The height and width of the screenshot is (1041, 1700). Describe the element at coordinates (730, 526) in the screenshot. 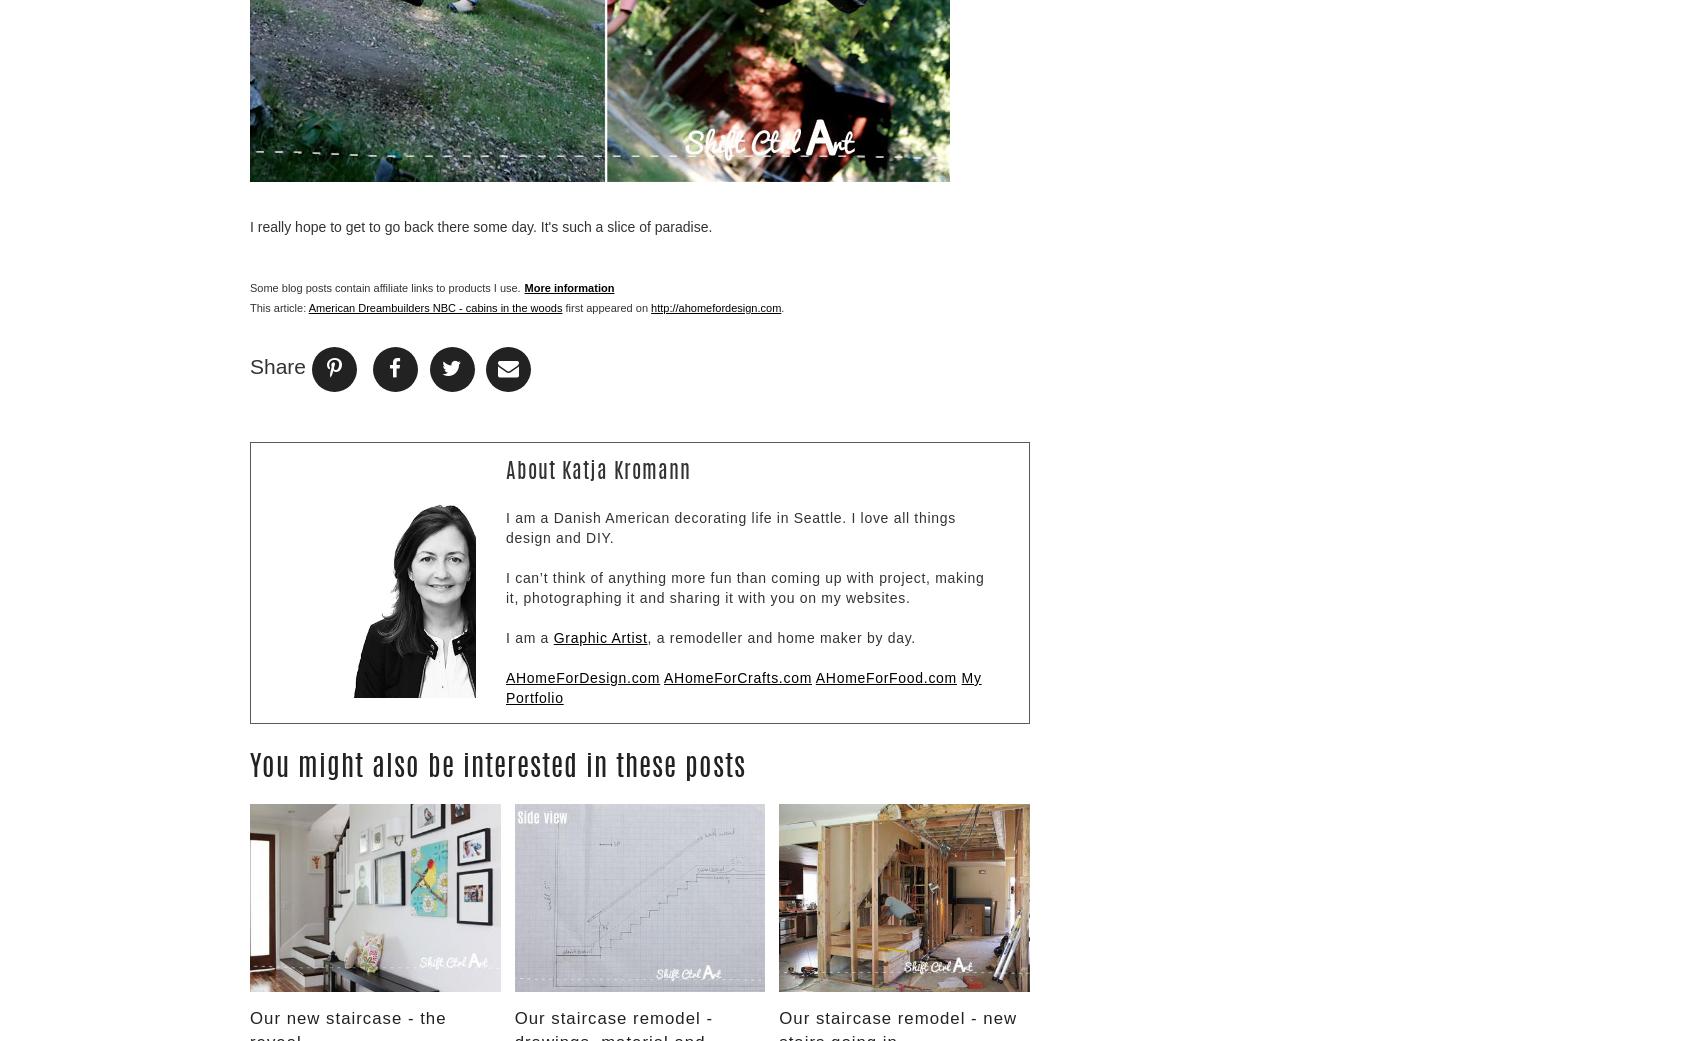

I see `'I am a Danish American decorating life in Seattle. I love all things design and DIY.'` at that location.